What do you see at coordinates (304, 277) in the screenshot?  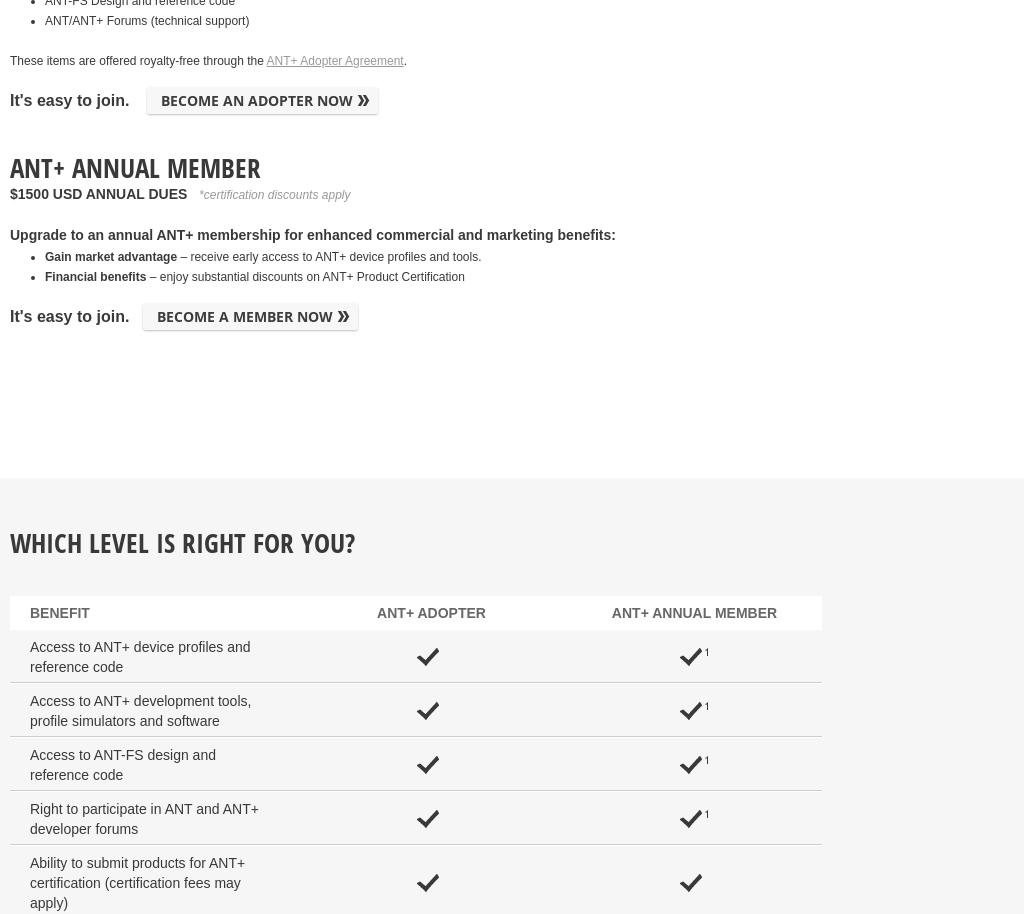 I see `'– enjoy substantial discounts on ANT+ Product Certification'` at bounding box center [304, 277].